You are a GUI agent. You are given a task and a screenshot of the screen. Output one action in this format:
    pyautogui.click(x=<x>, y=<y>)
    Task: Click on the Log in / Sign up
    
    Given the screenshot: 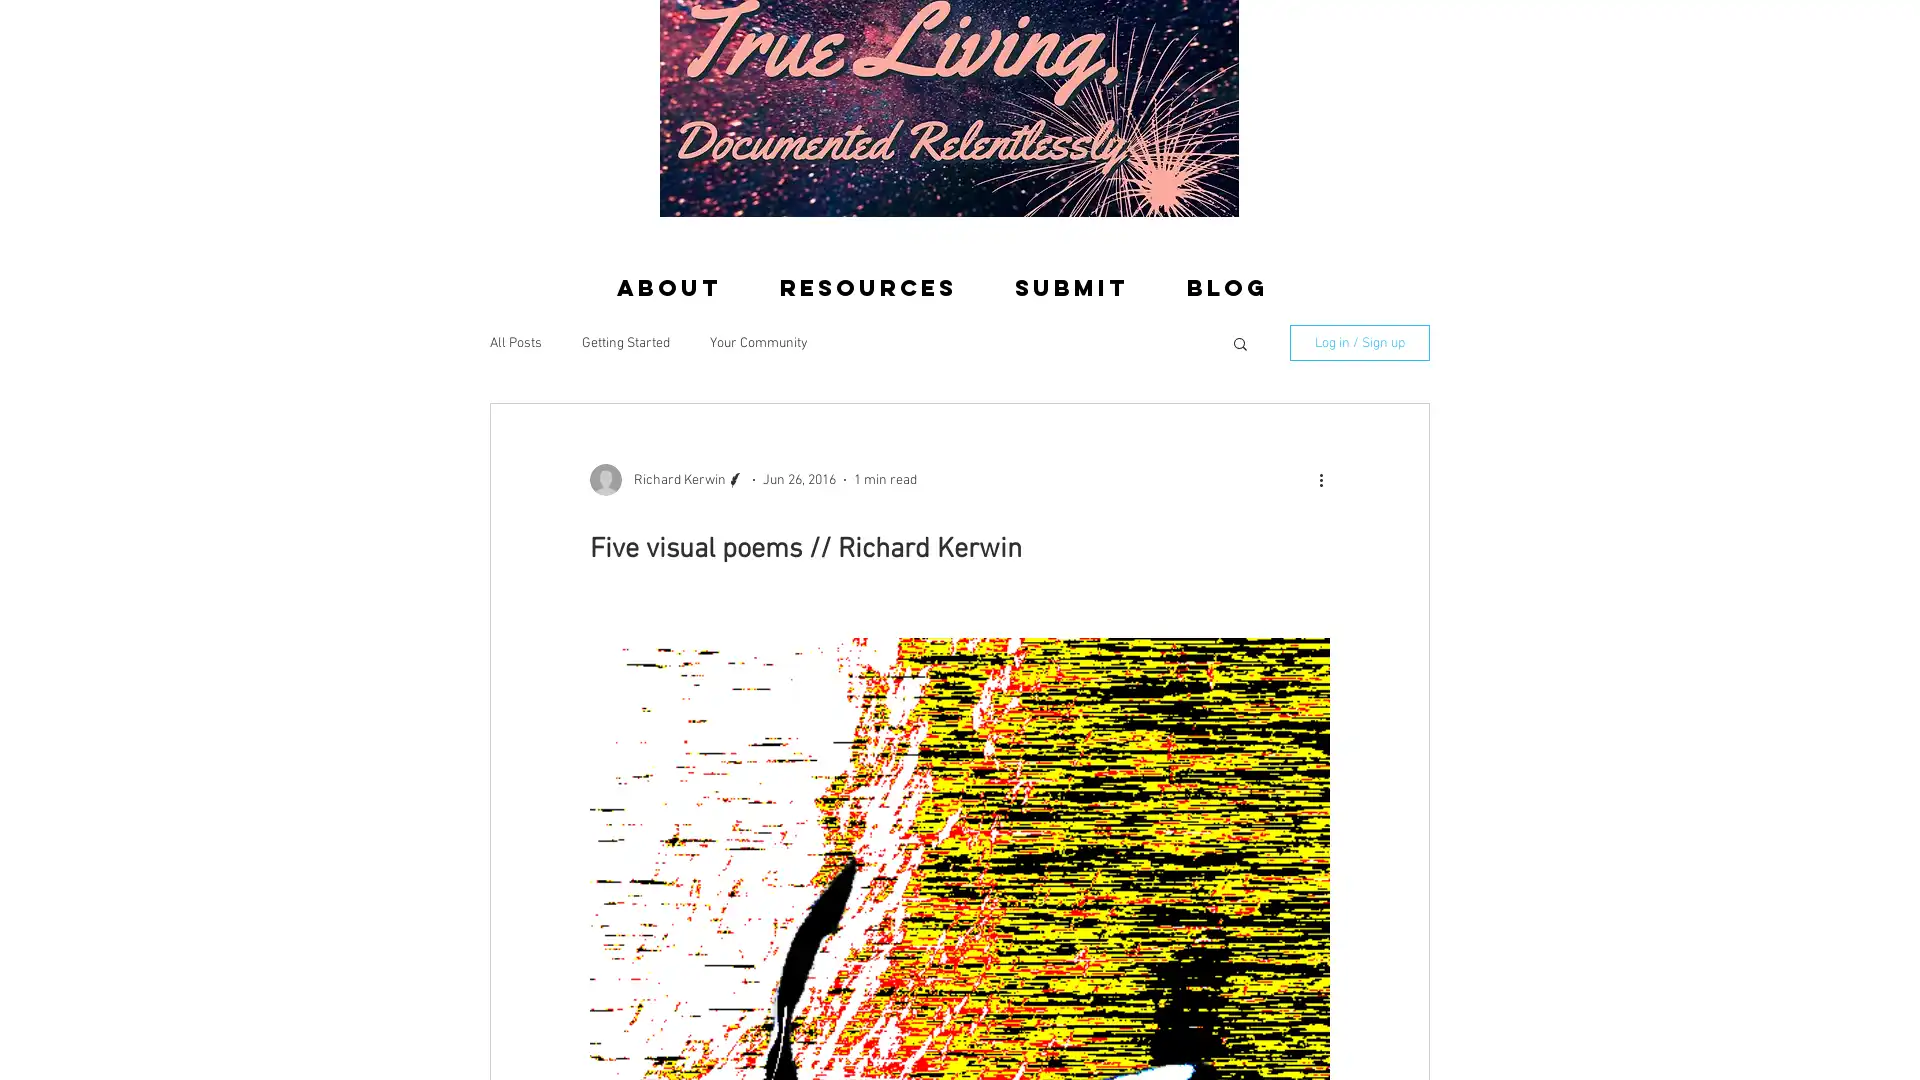 What is the action you would take?
    pyautogui.click(x=1359, y=342)
    